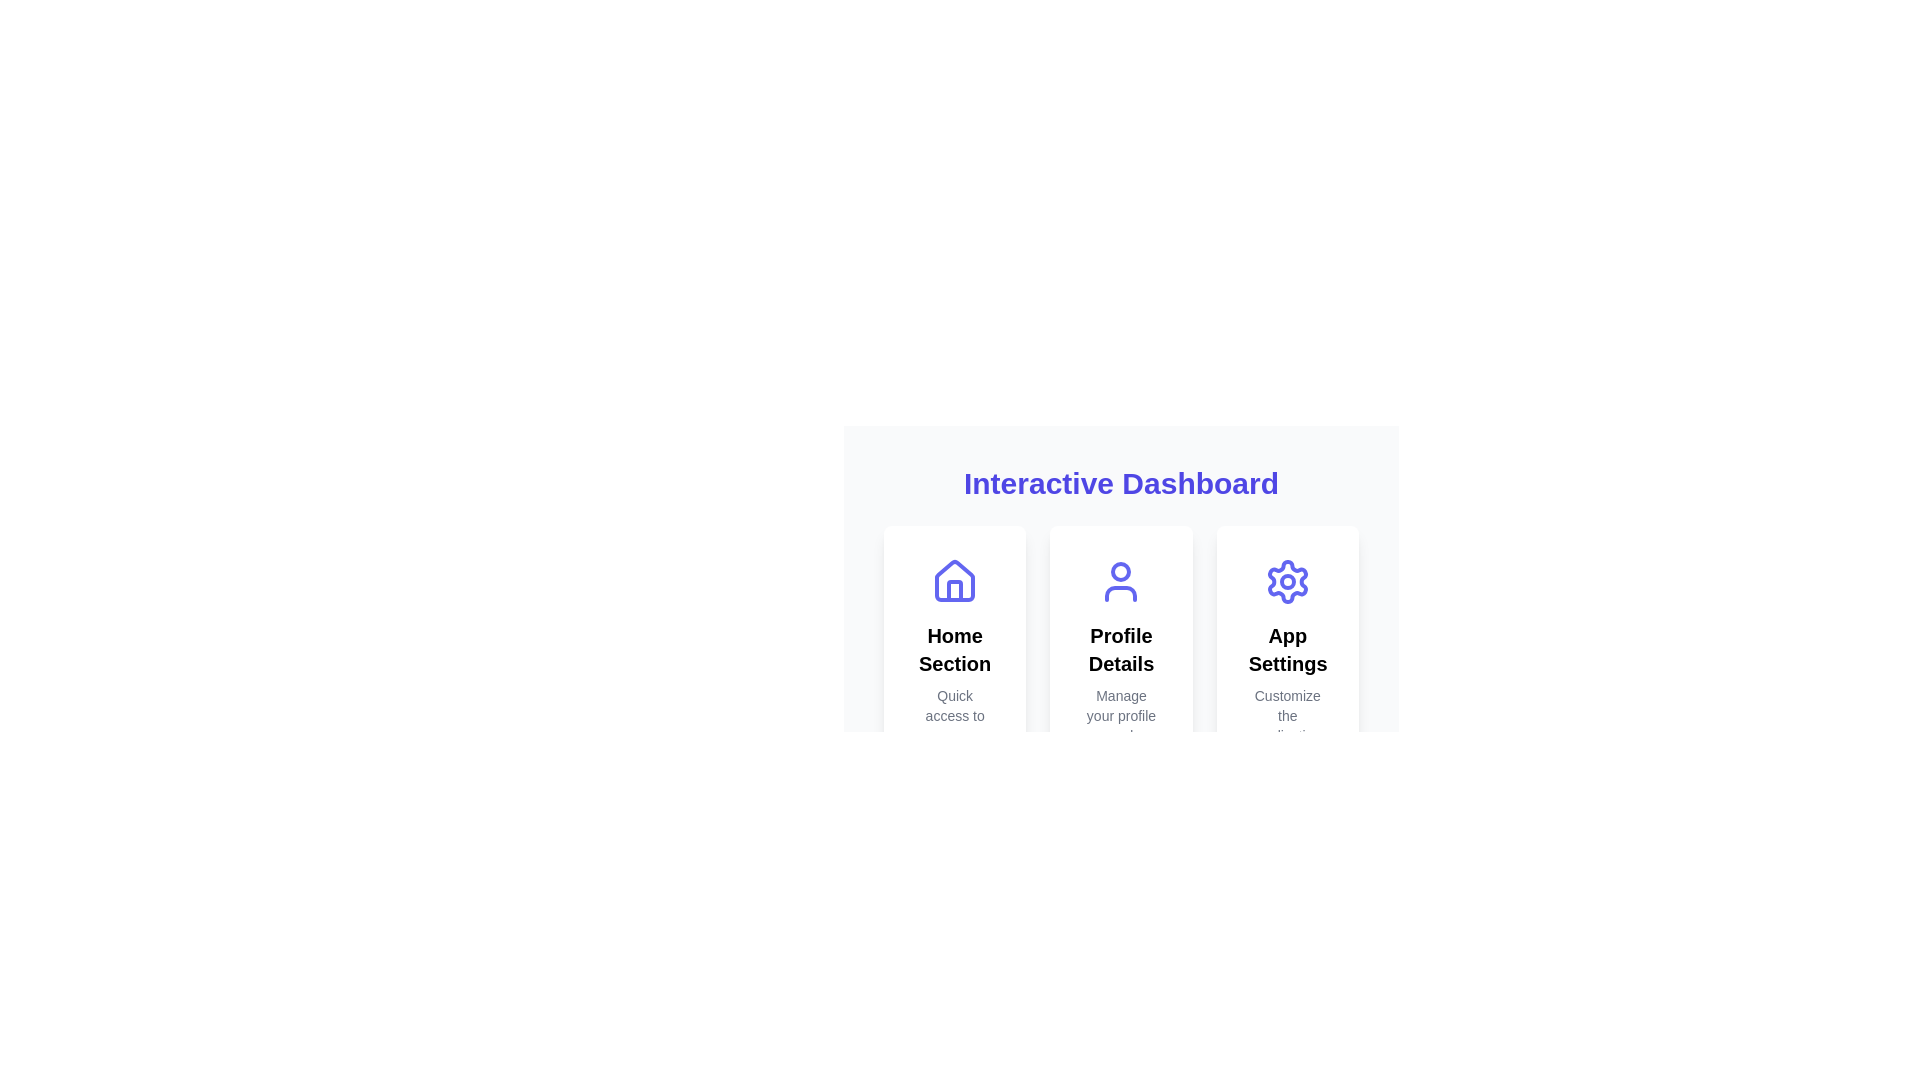 This screenshot has height=1080, width=1920. I want to click on the settings icon styled as a cogwheel, which is indigo in color and located within the 'App Settings' card in the bottom-right section of the layout, so click(1287, 582).